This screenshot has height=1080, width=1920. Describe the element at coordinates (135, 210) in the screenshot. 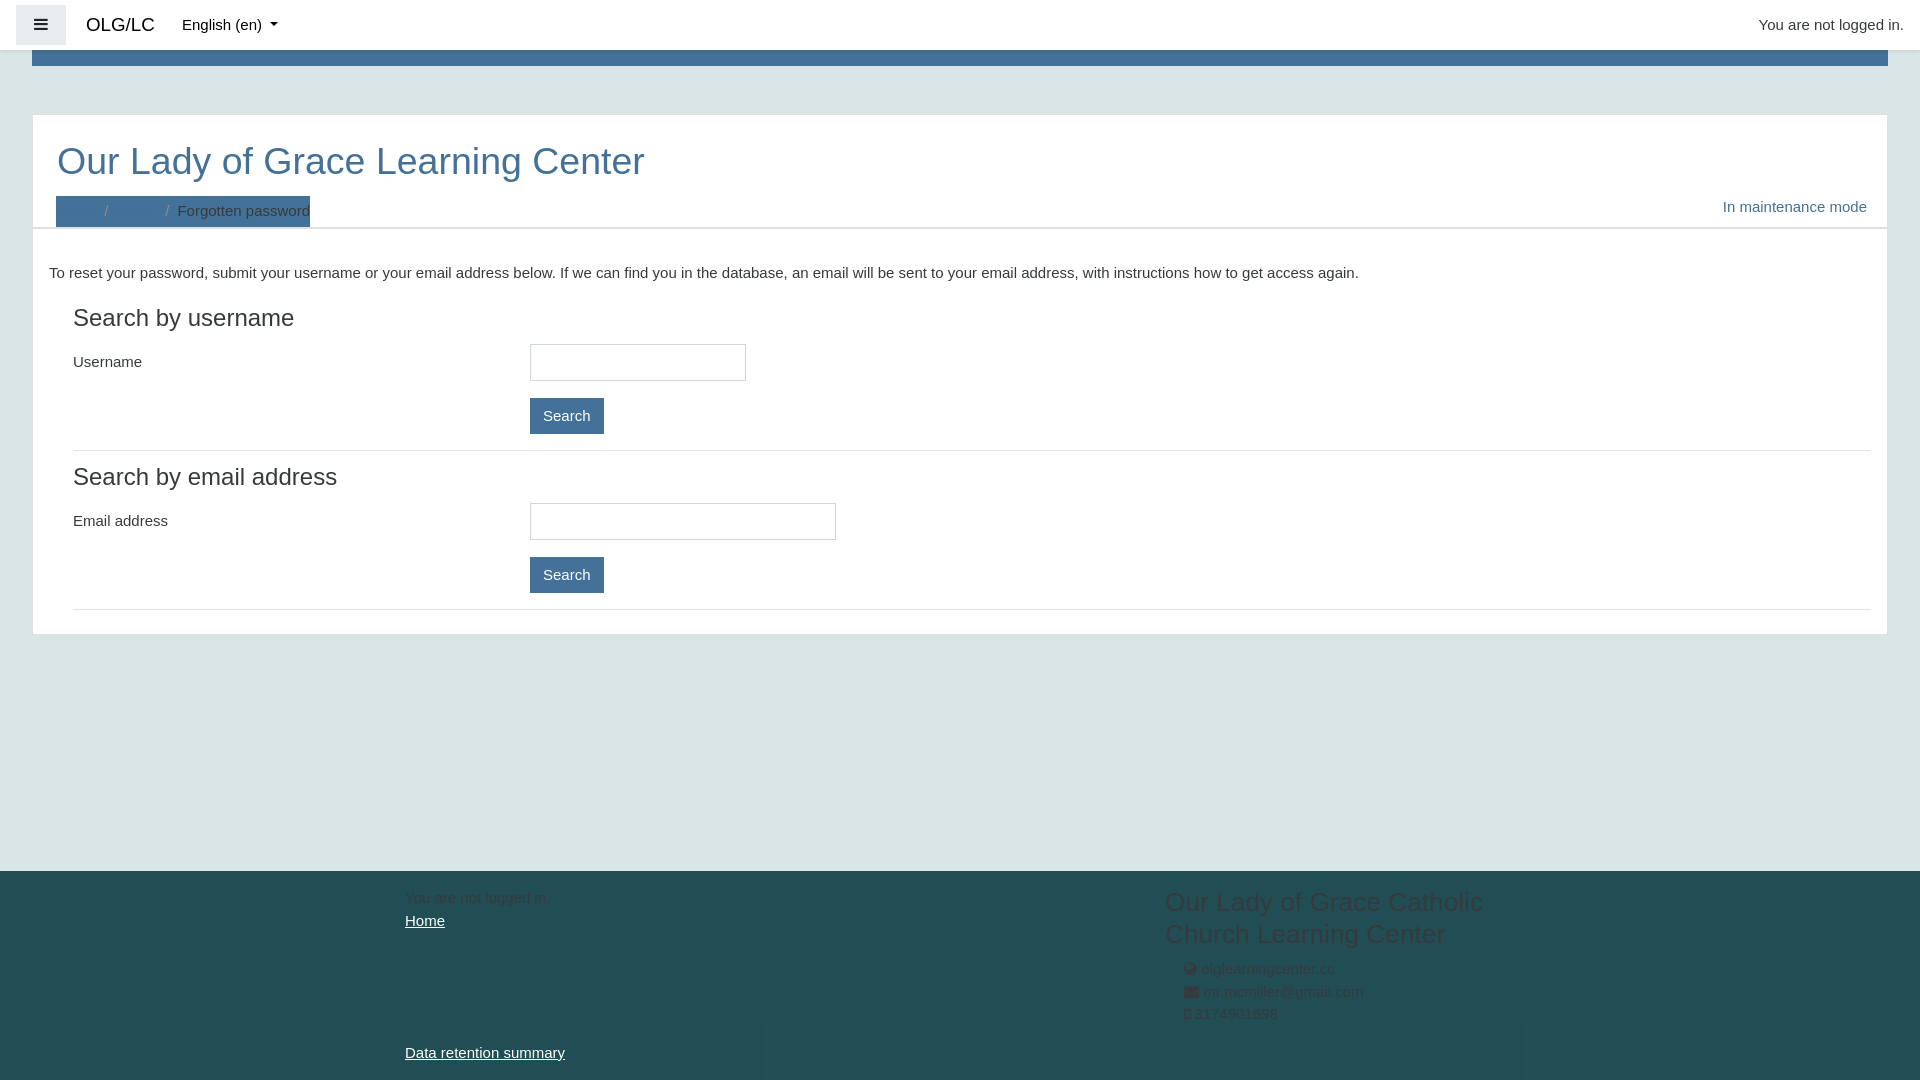

I see `'Log in'` at that location.